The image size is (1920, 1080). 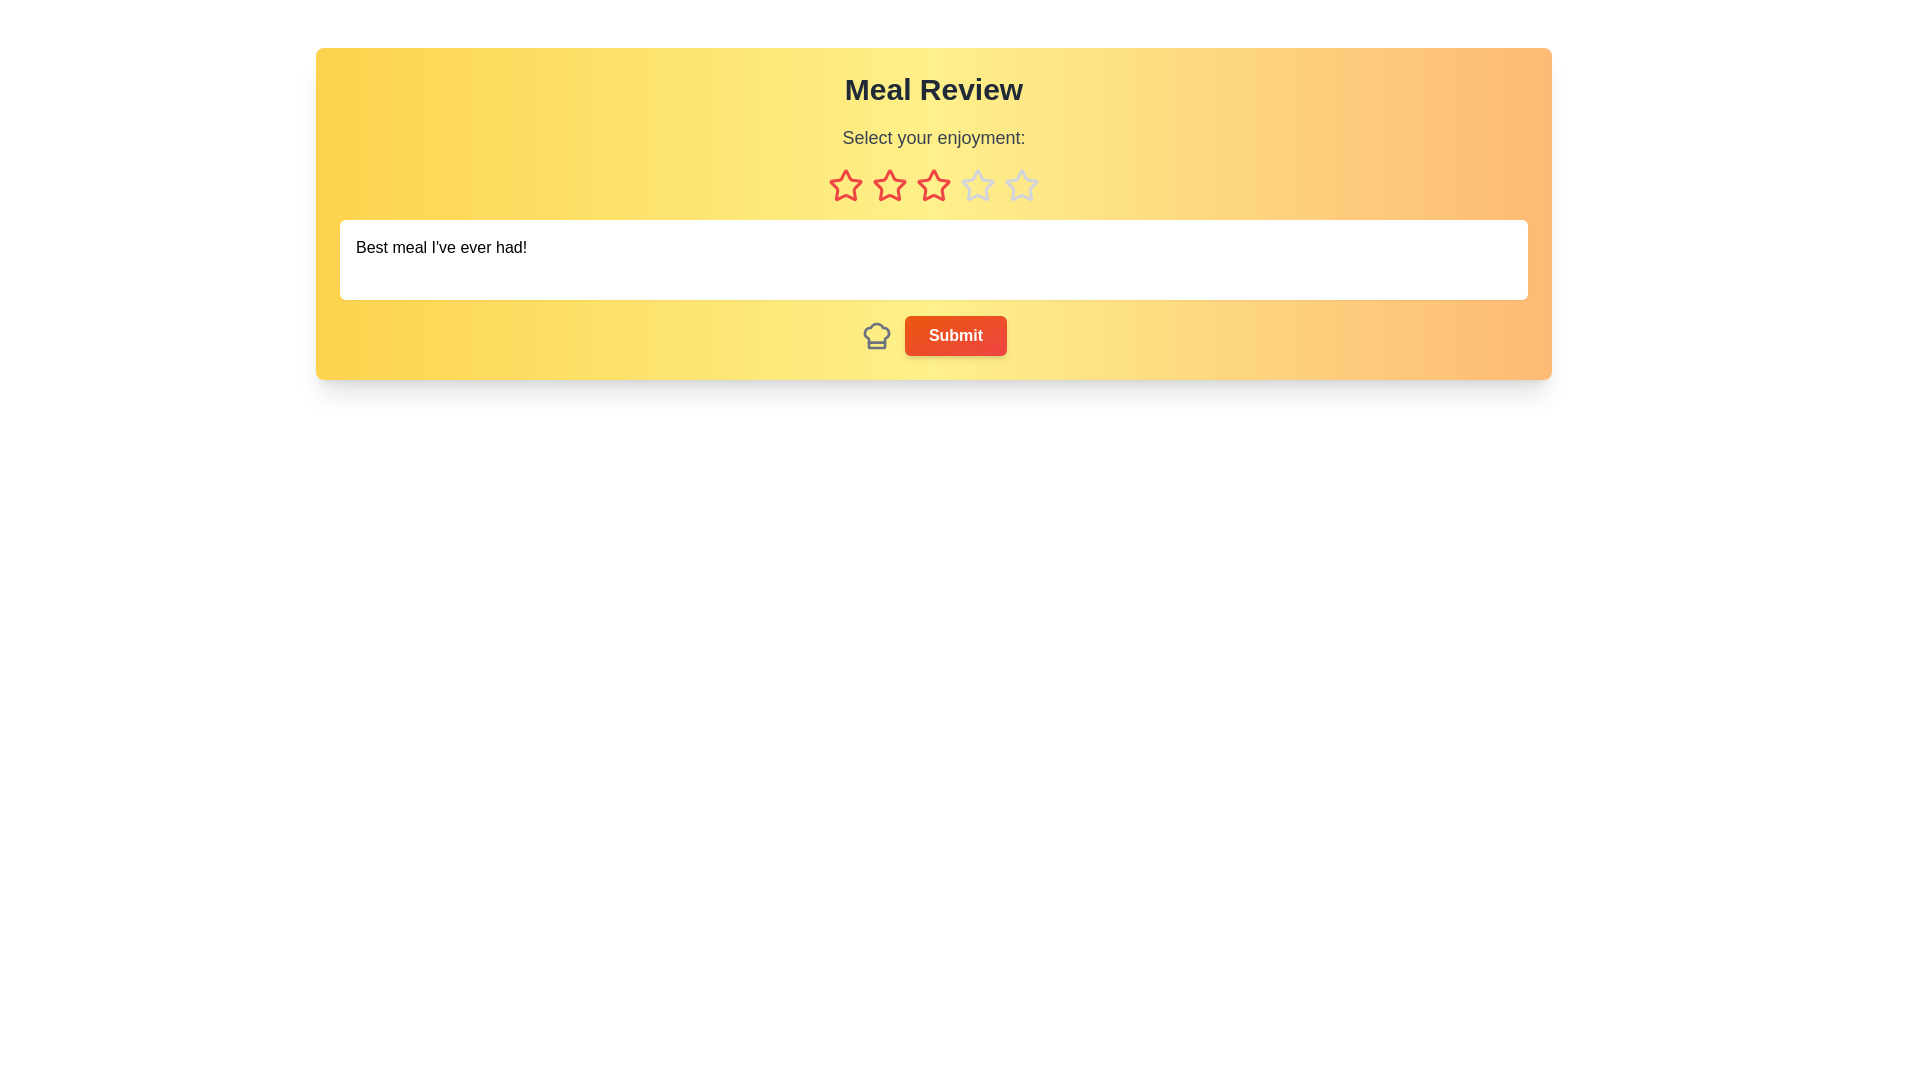 I want to click on the sixth star icon used for rating in the review system located below the 'Meal Review' heading and 'Select your enjoyment:' prompt, so click(x=978, y=185).